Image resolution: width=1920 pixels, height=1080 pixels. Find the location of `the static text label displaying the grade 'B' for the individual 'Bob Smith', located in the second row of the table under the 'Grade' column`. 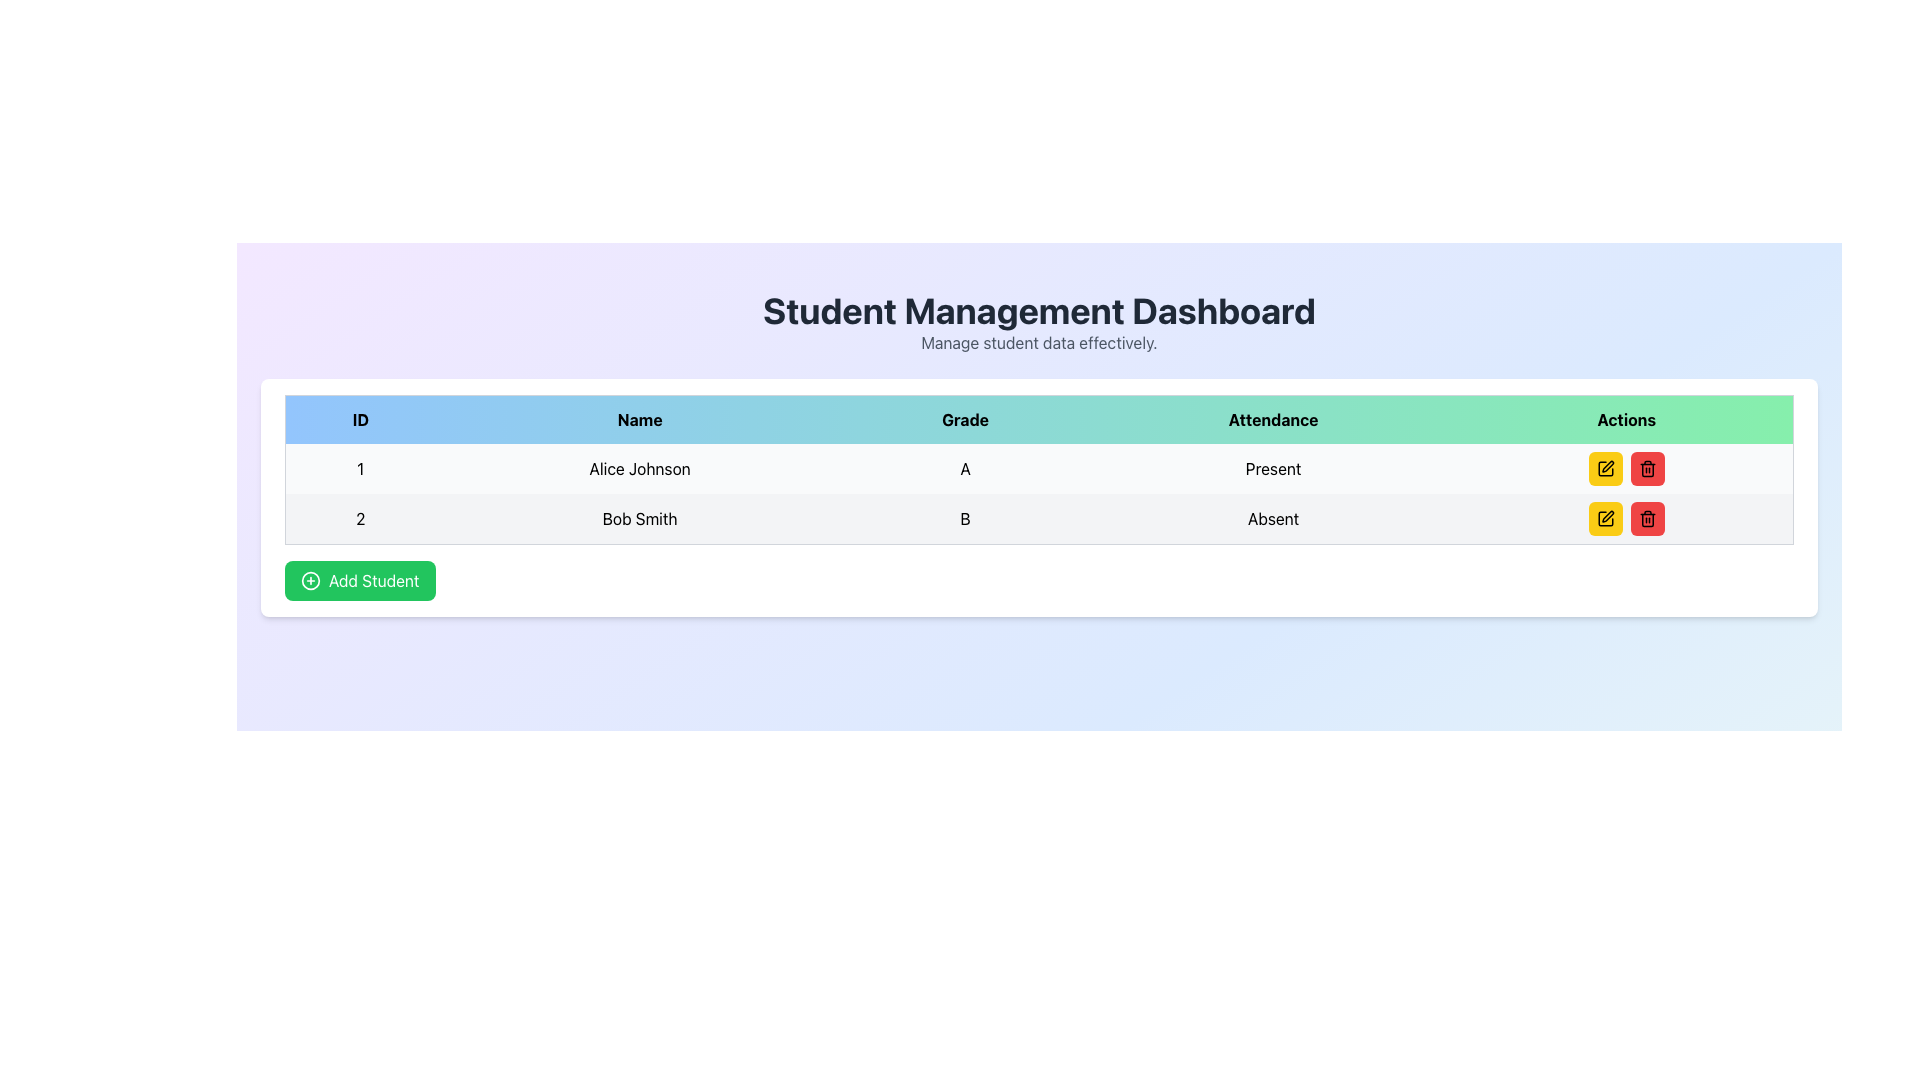

the static text label displaying the grade 'B' for the individual 'Bob Smith', located in the second row of the table under the 'Grade' column is located at coordinates (965, 518).